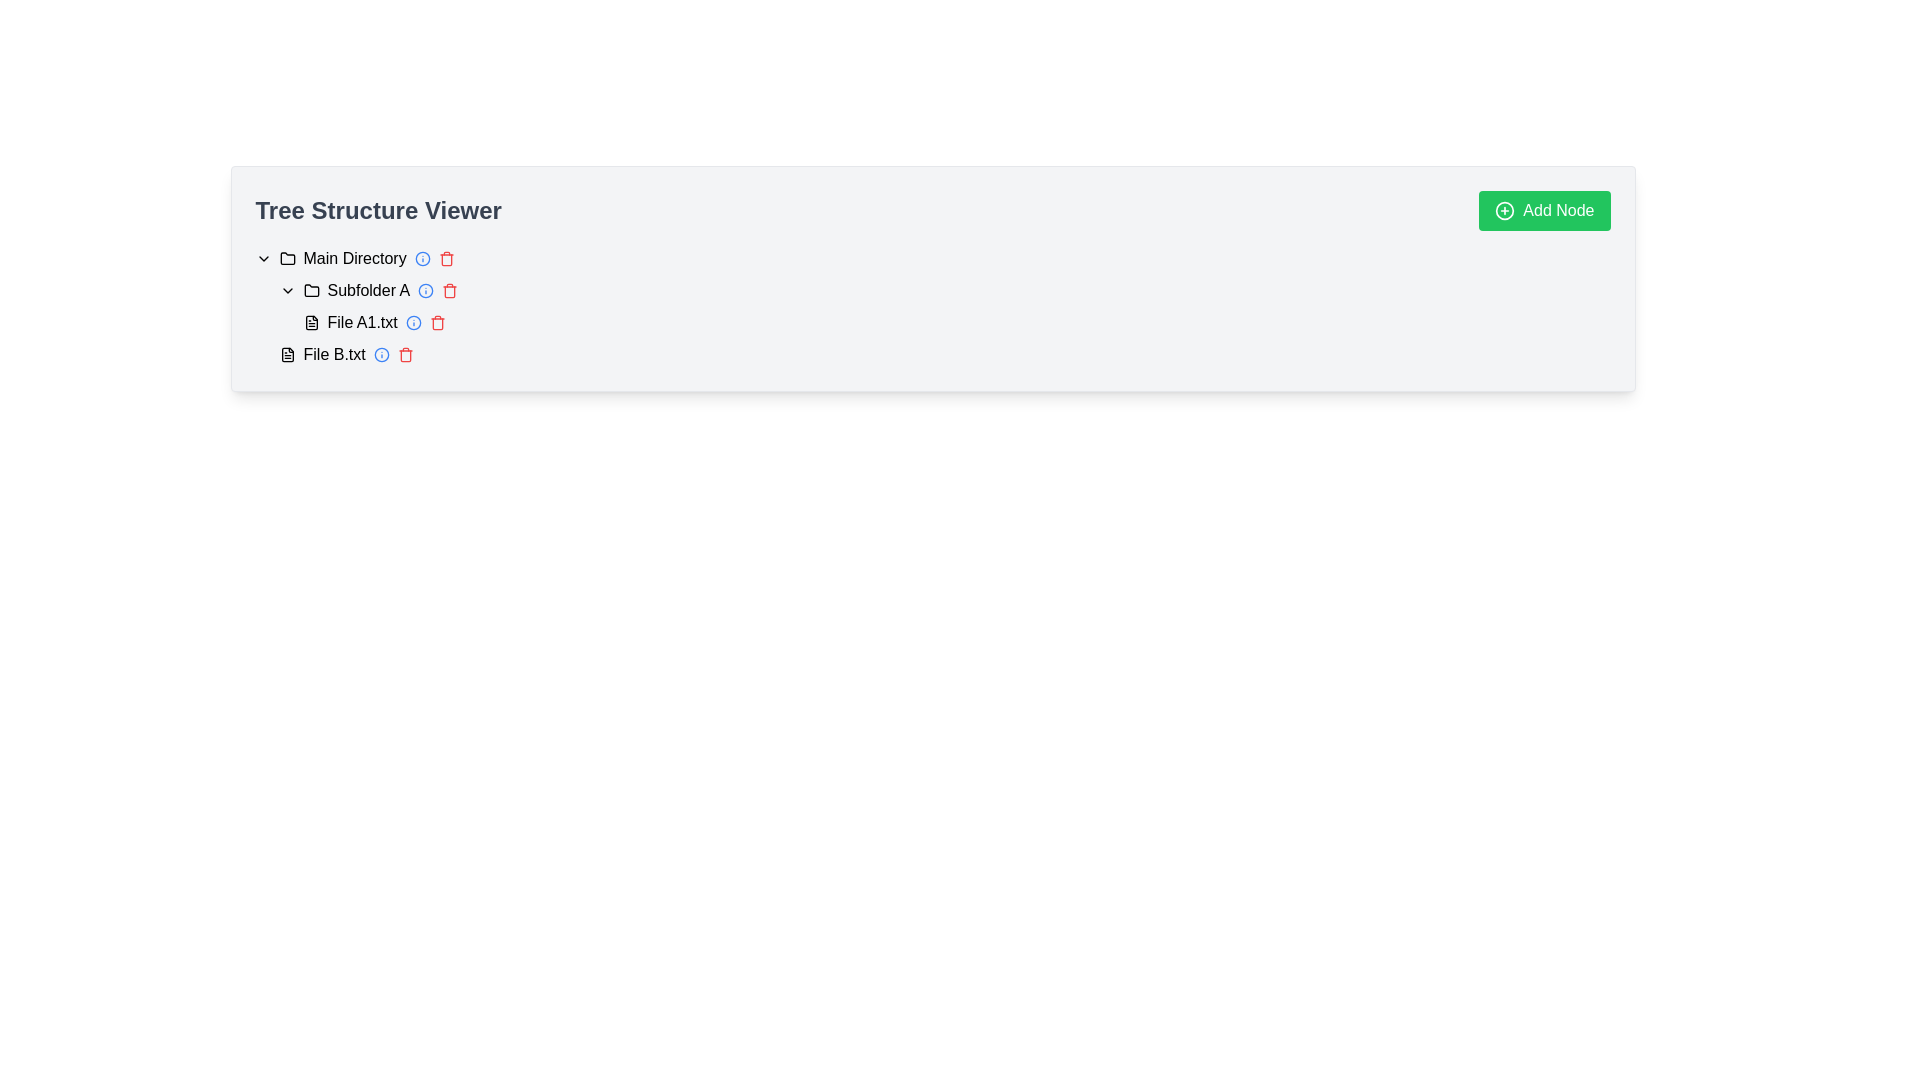 The width and height of the screenshot is (1920, 1080). What do you see at coordinates (334, 353) in the screenshot?
I see `the text label representing 'File B.txt' within the directory tree structure under 'Subfolder A'` at bounding box center [334, 353].